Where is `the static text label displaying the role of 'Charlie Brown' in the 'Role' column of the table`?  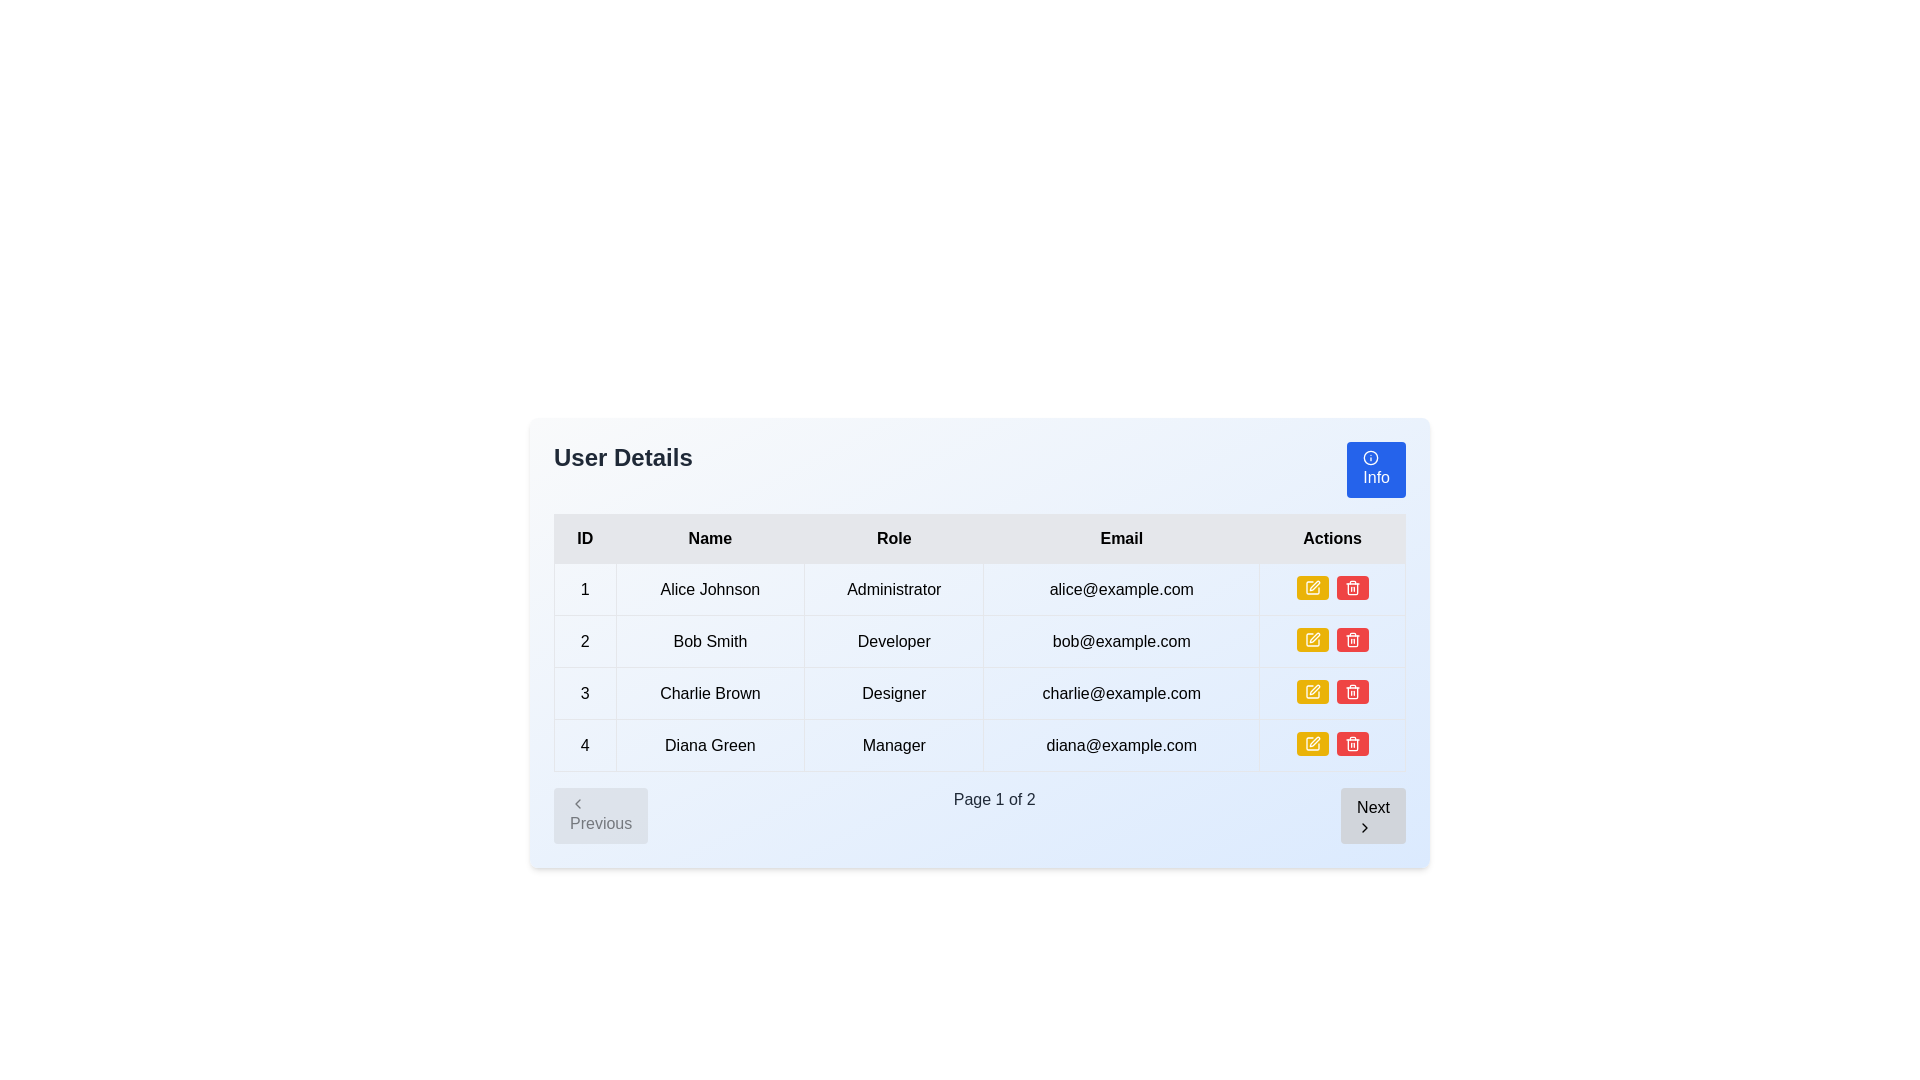 the static text label displaying the role of 'Charlie Brown' in the 'Role' column of the table is located at coordinates (893, 692).